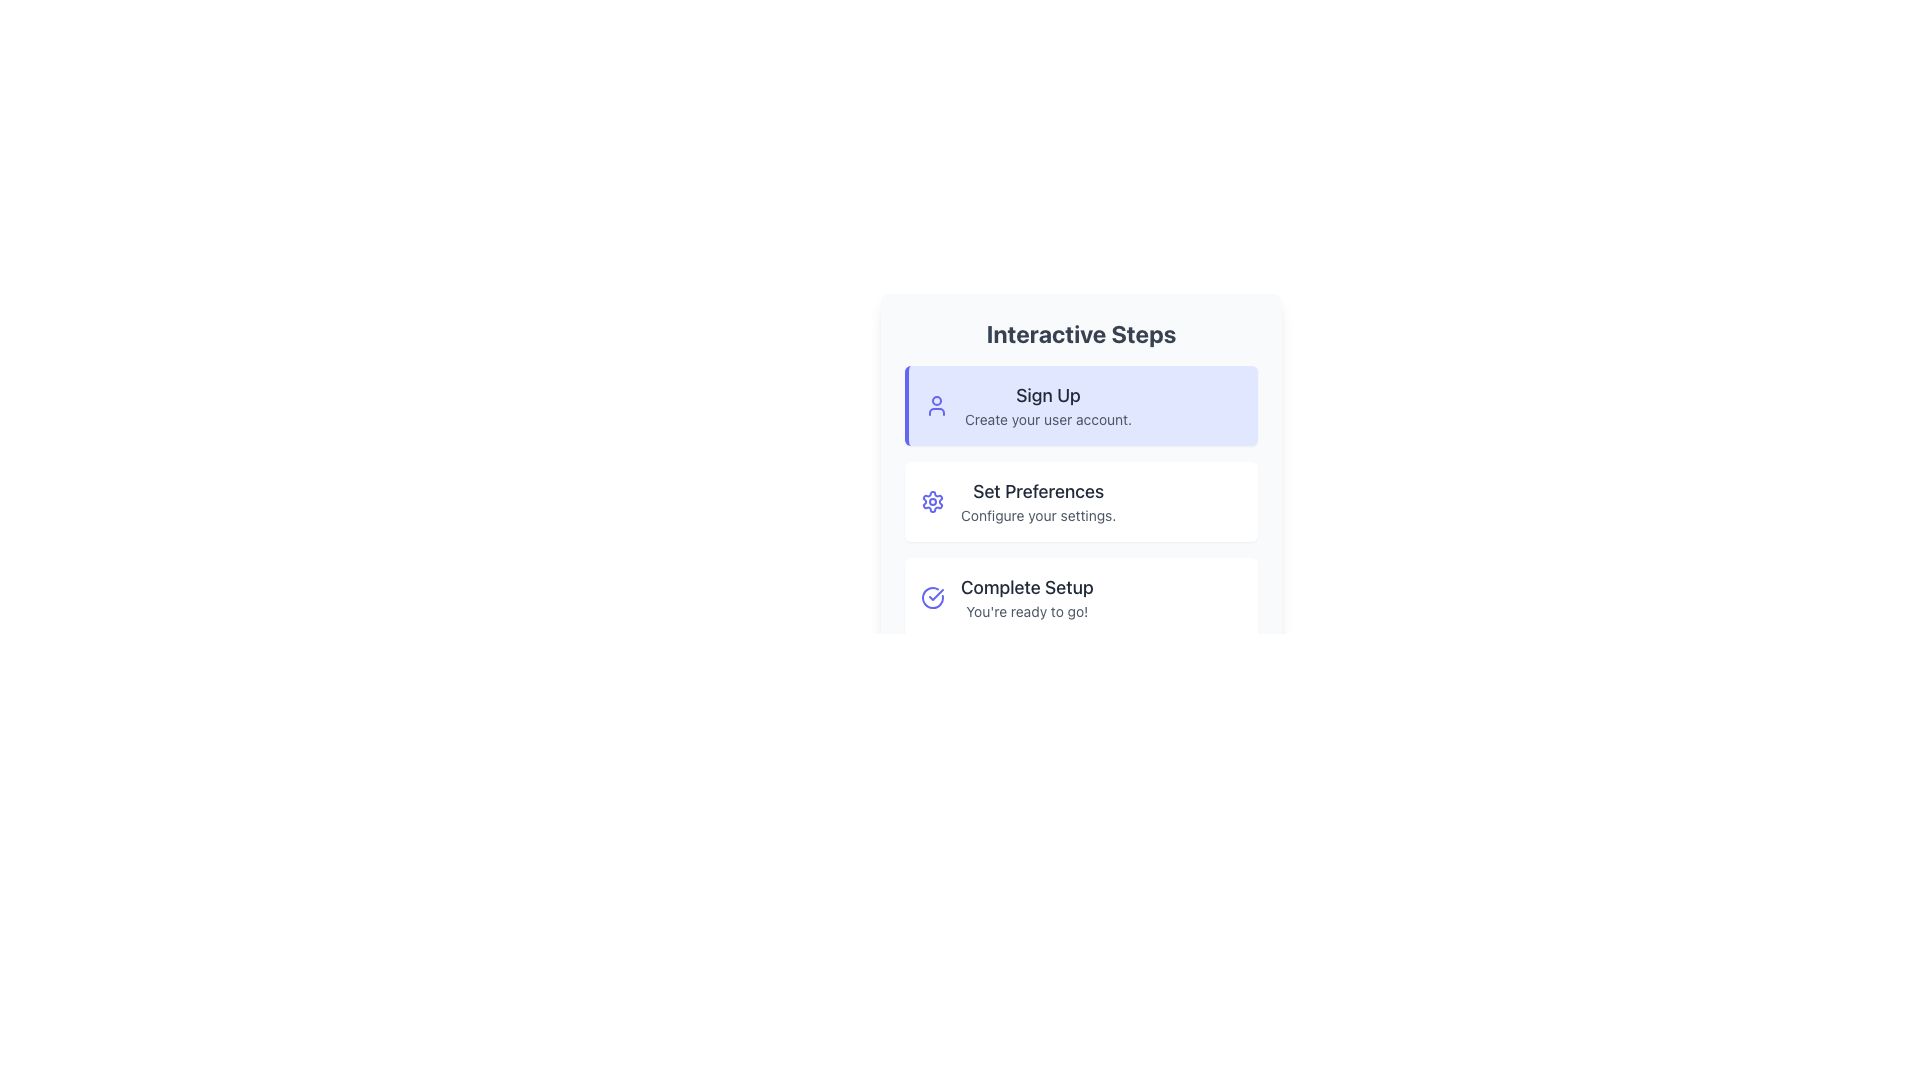  What do you see at coordinates (1038, 500) in the screenshot?
I see `the informational text block providing details about the 'Set Preferences' step` at bounding box center [1038, 500].